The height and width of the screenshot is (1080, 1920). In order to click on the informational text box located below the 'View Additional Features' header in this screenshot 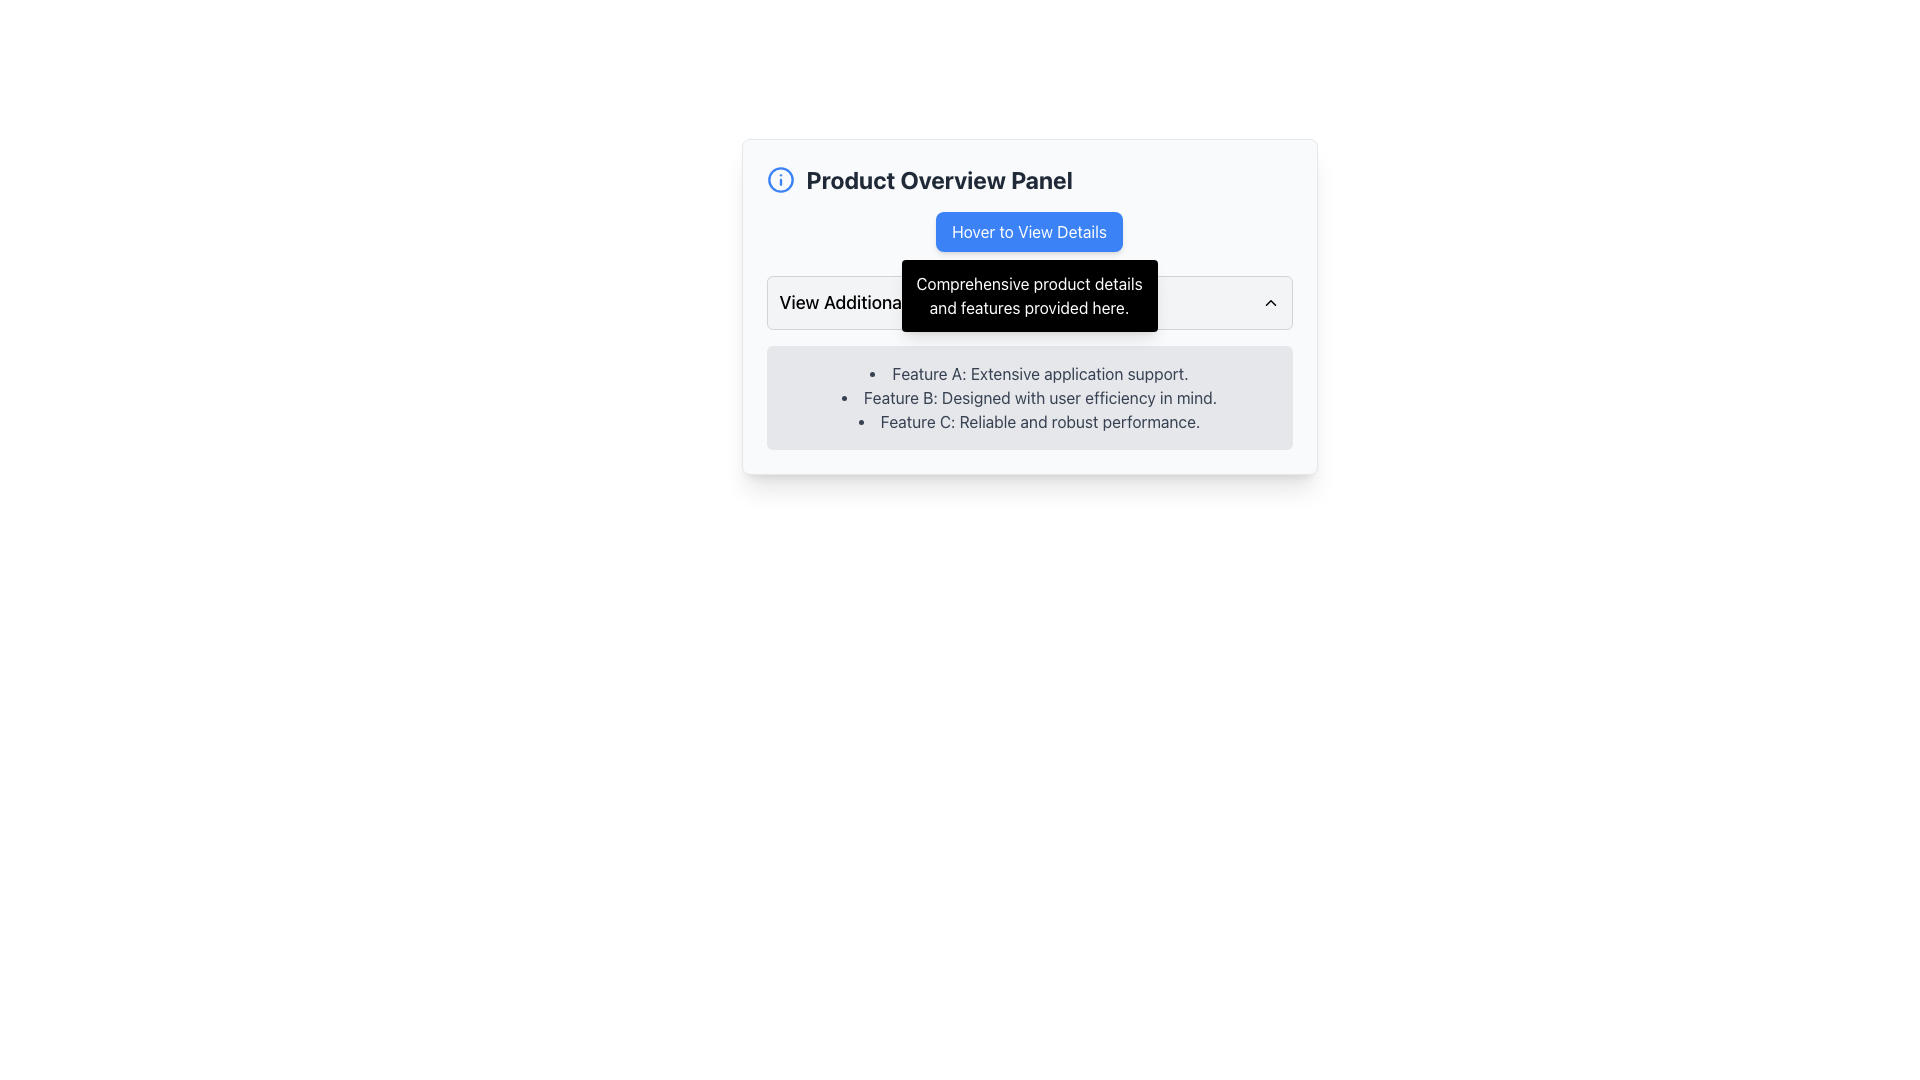, I will do `click(1029, 397)`.